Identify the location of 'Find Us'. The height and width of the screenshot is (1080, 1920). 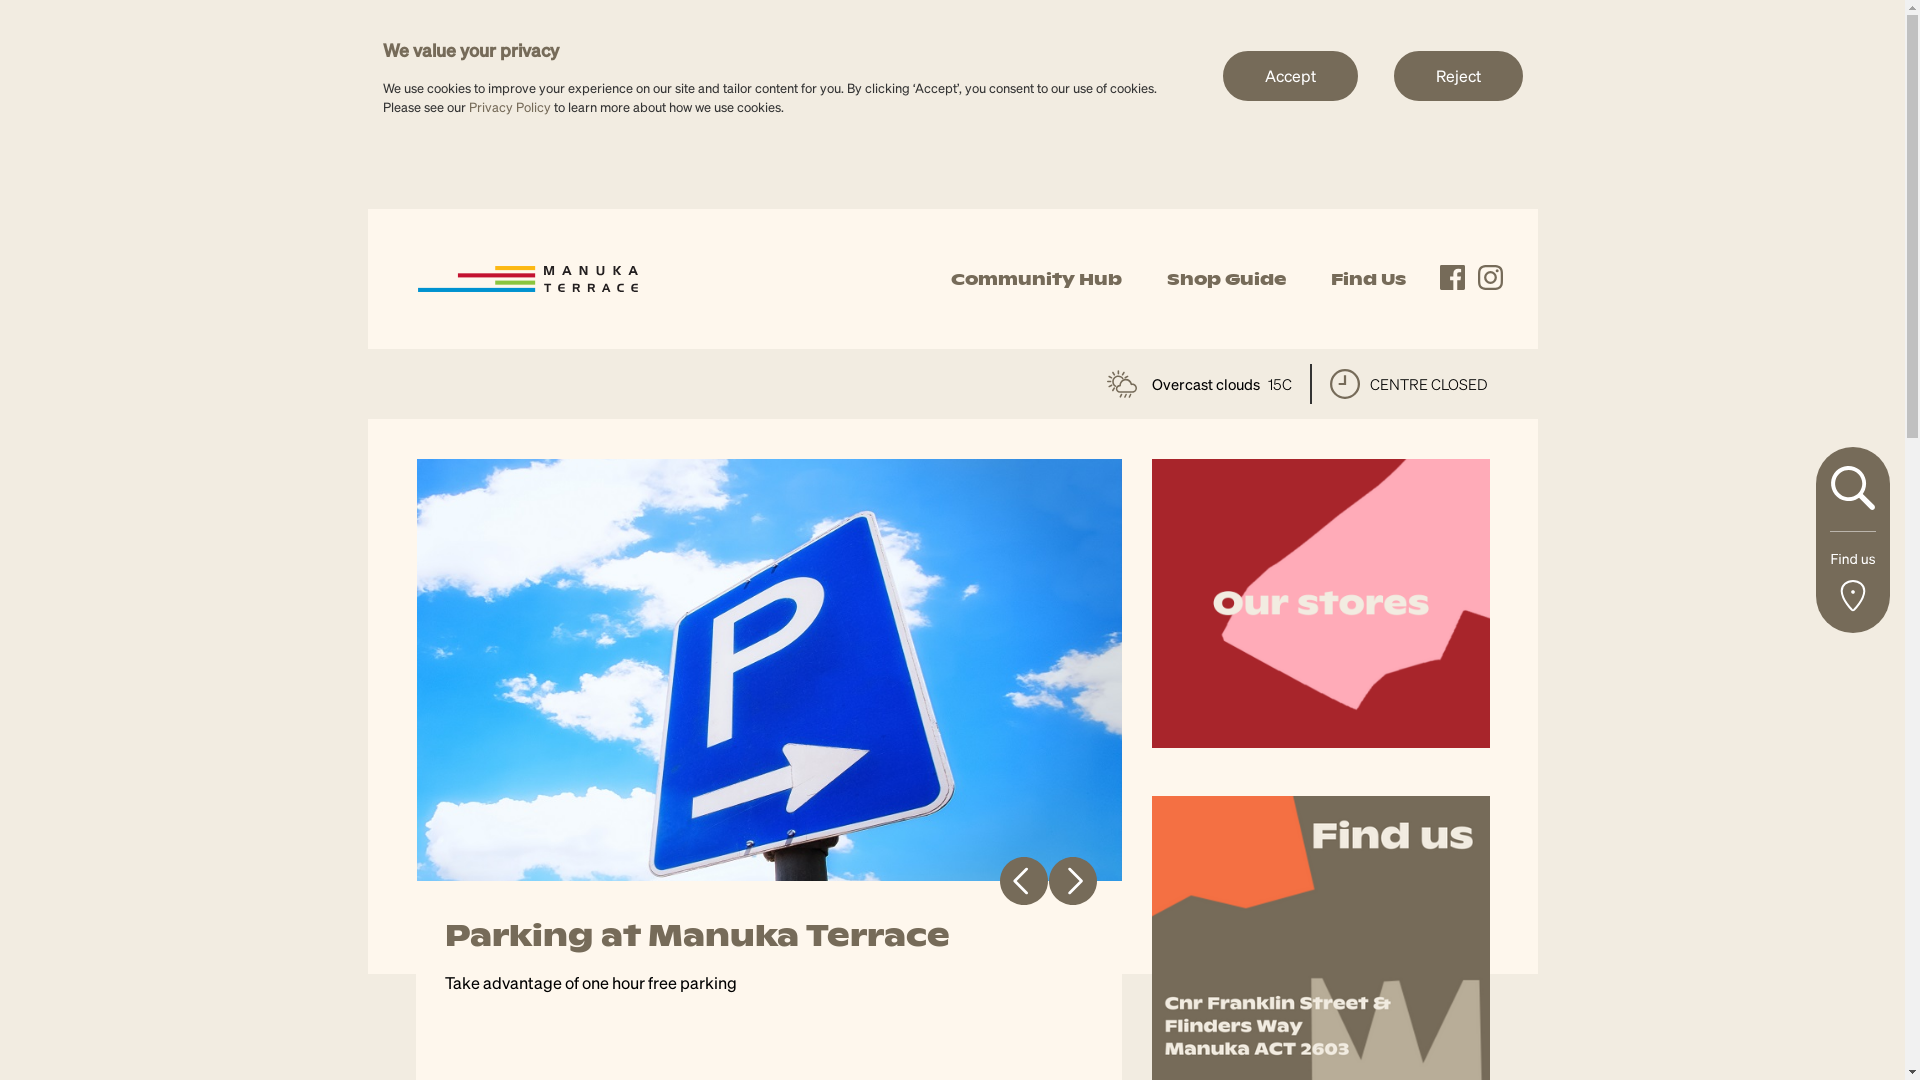
(1366, 279).